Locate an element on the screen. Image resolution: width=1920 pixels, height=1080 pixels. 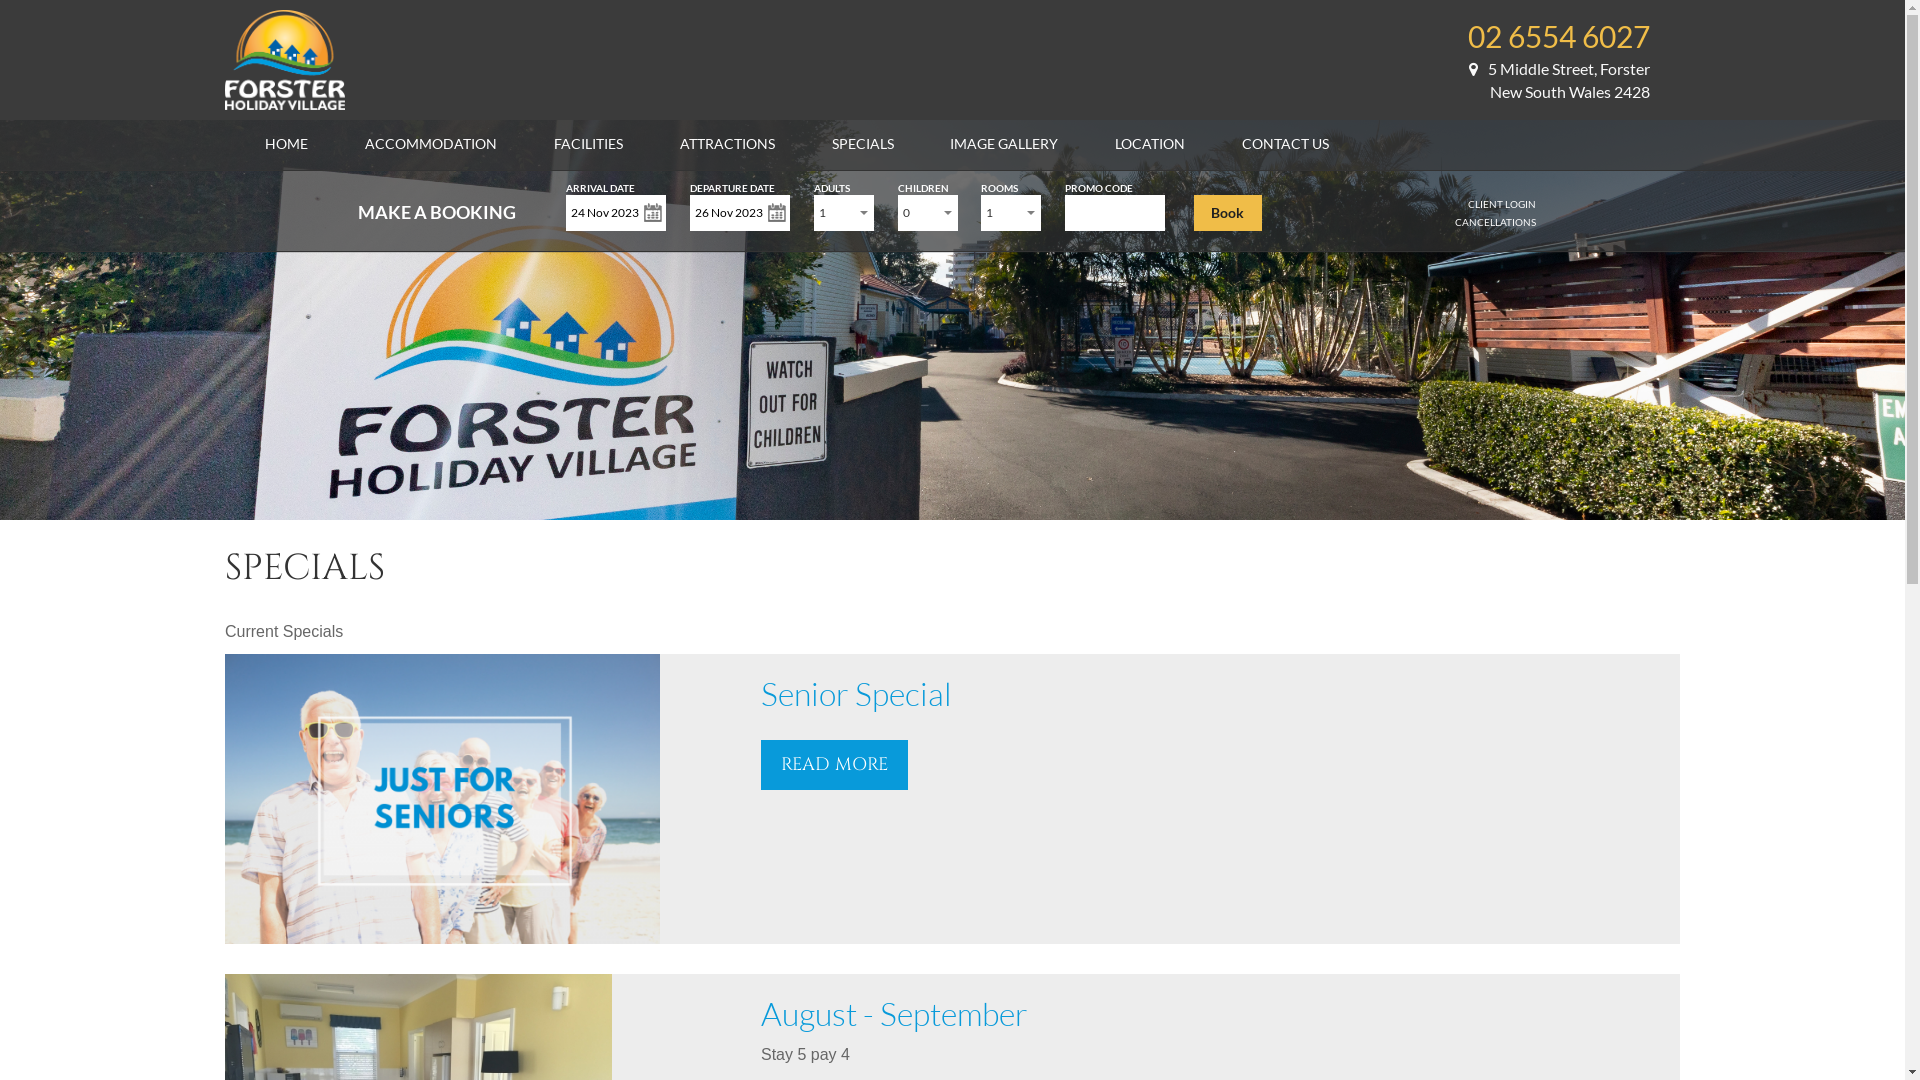
'FACILITIES' is located at coordinates (587, 142).